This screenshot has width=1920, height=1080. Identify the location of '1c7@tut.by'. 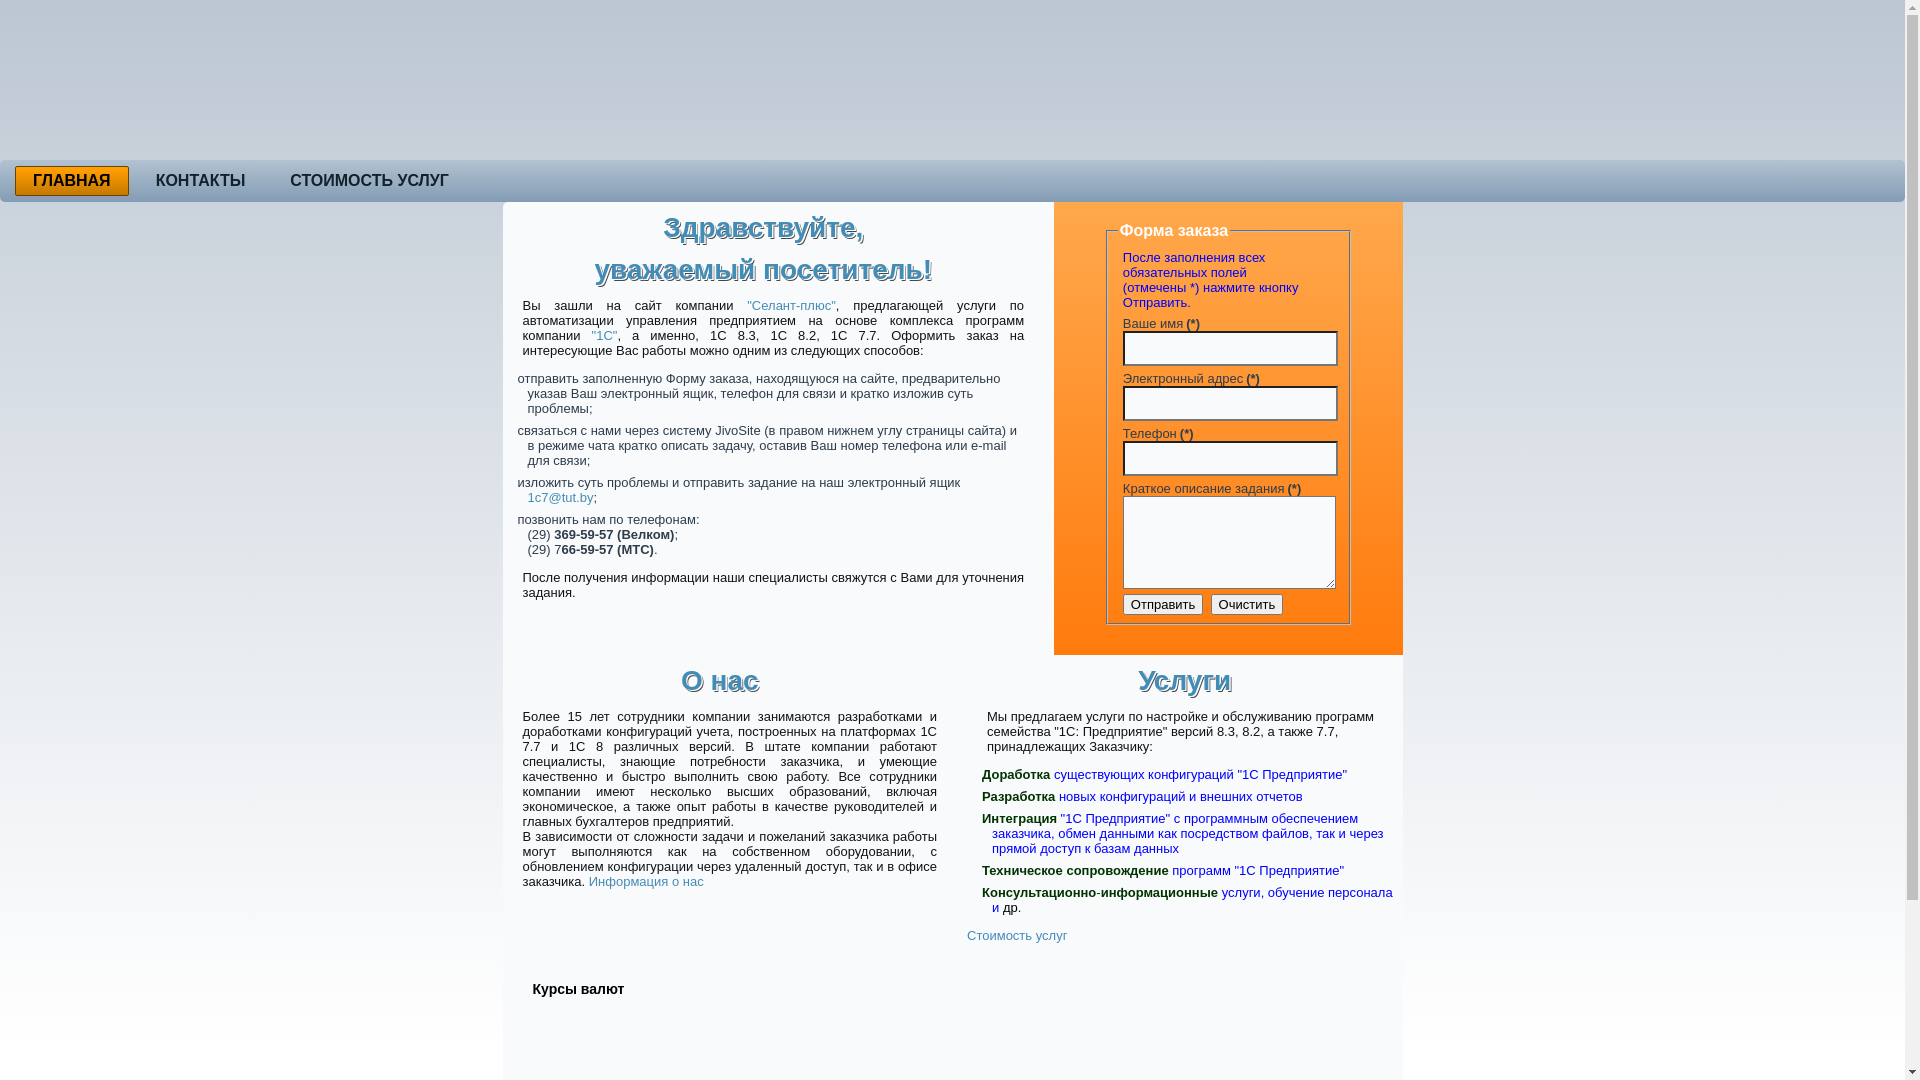
(528, 496).